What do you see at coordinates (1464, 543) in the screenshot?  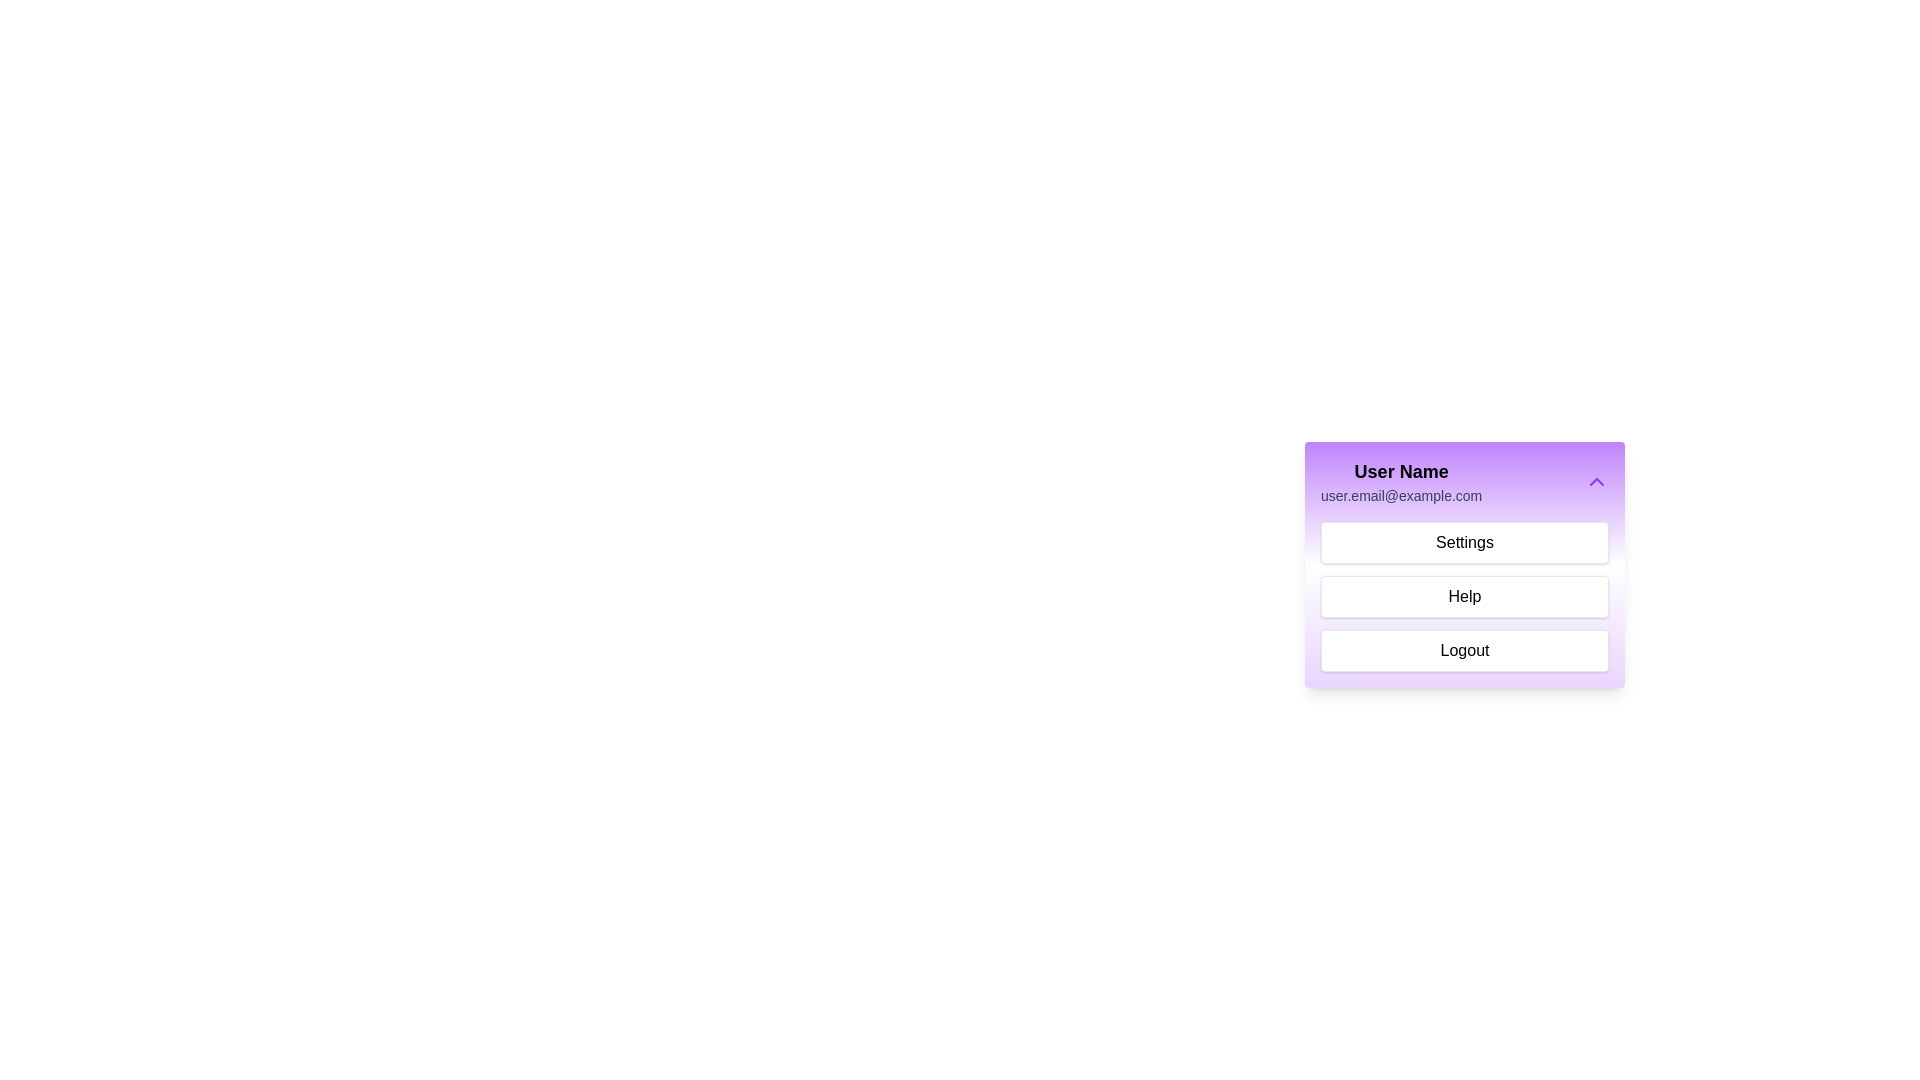 I see `the 'Settings' option in the ProfileMenu` at bounding box center [1464, 543].